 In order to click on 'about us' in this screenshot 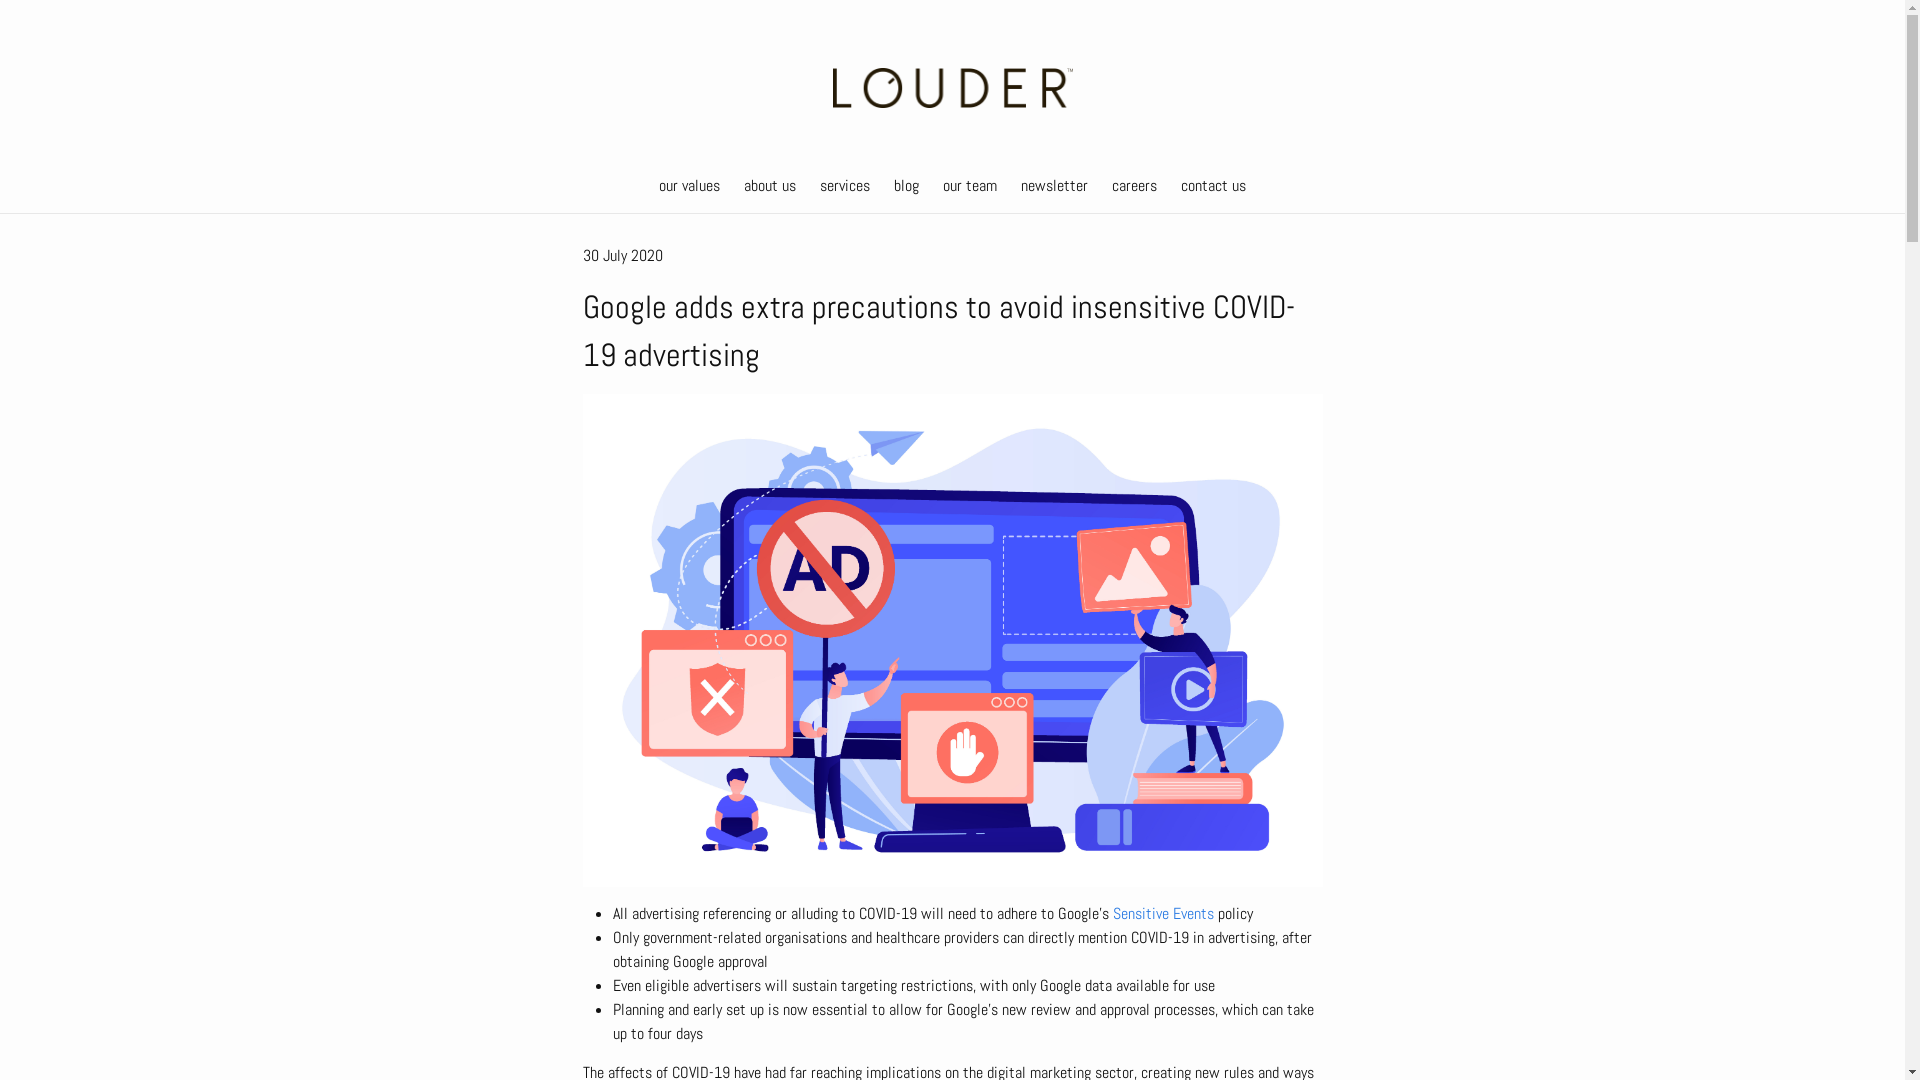, I will do `click(768, 185)`.